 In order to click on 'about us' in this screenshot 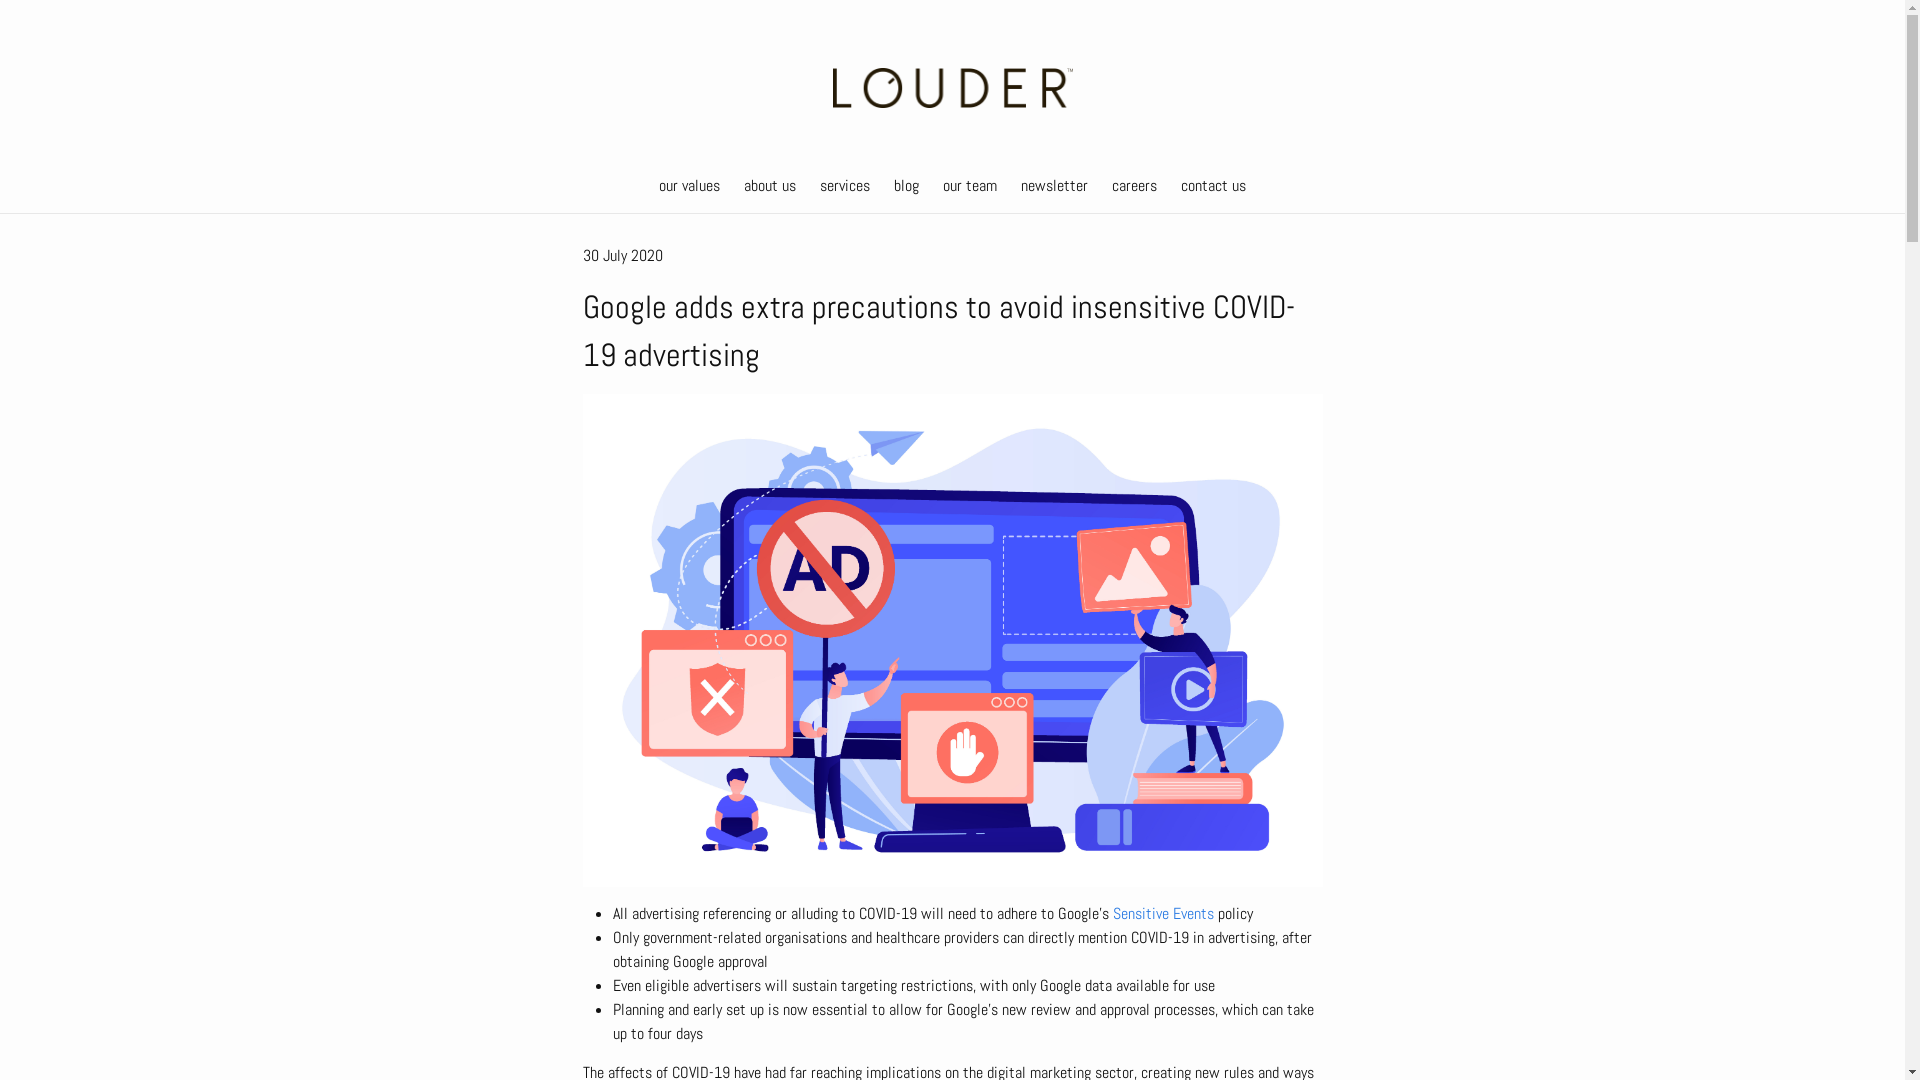, I will do `click(768, 185)`.